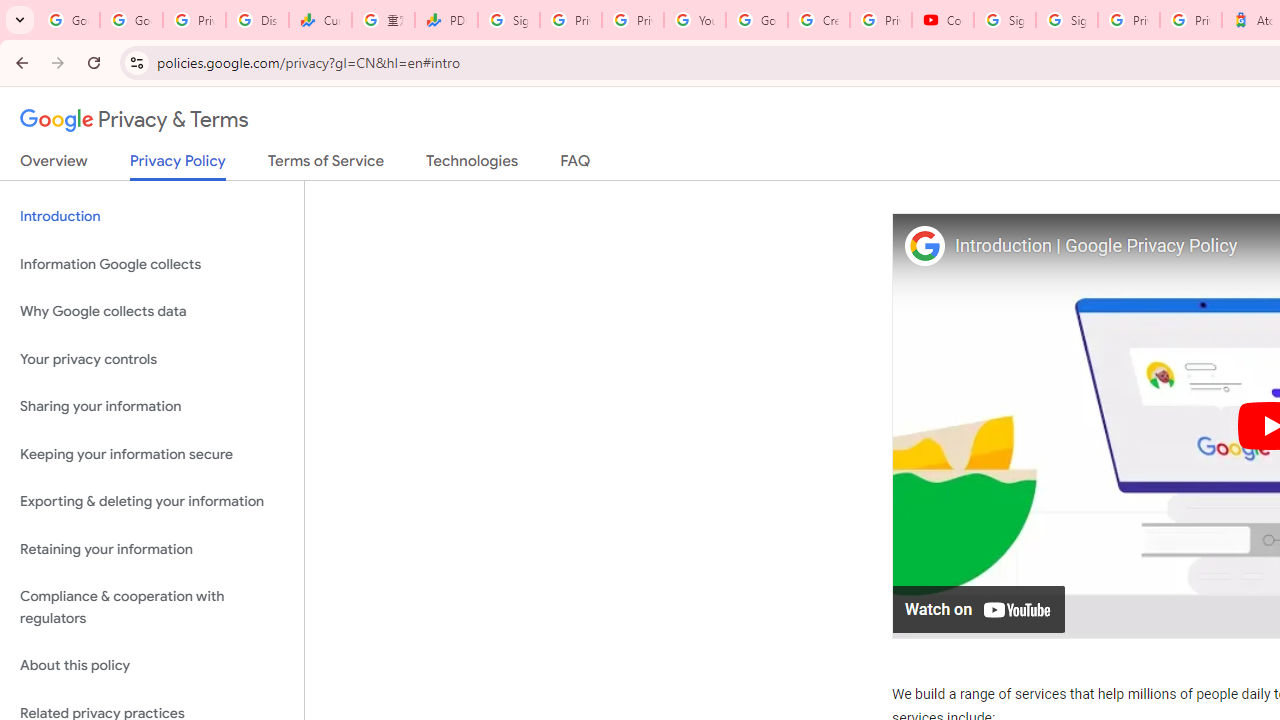  What do you see at coordinates (819, 20) in the screenshot?
I see `'Create your Google Account'` at bounding box center [819, 20].